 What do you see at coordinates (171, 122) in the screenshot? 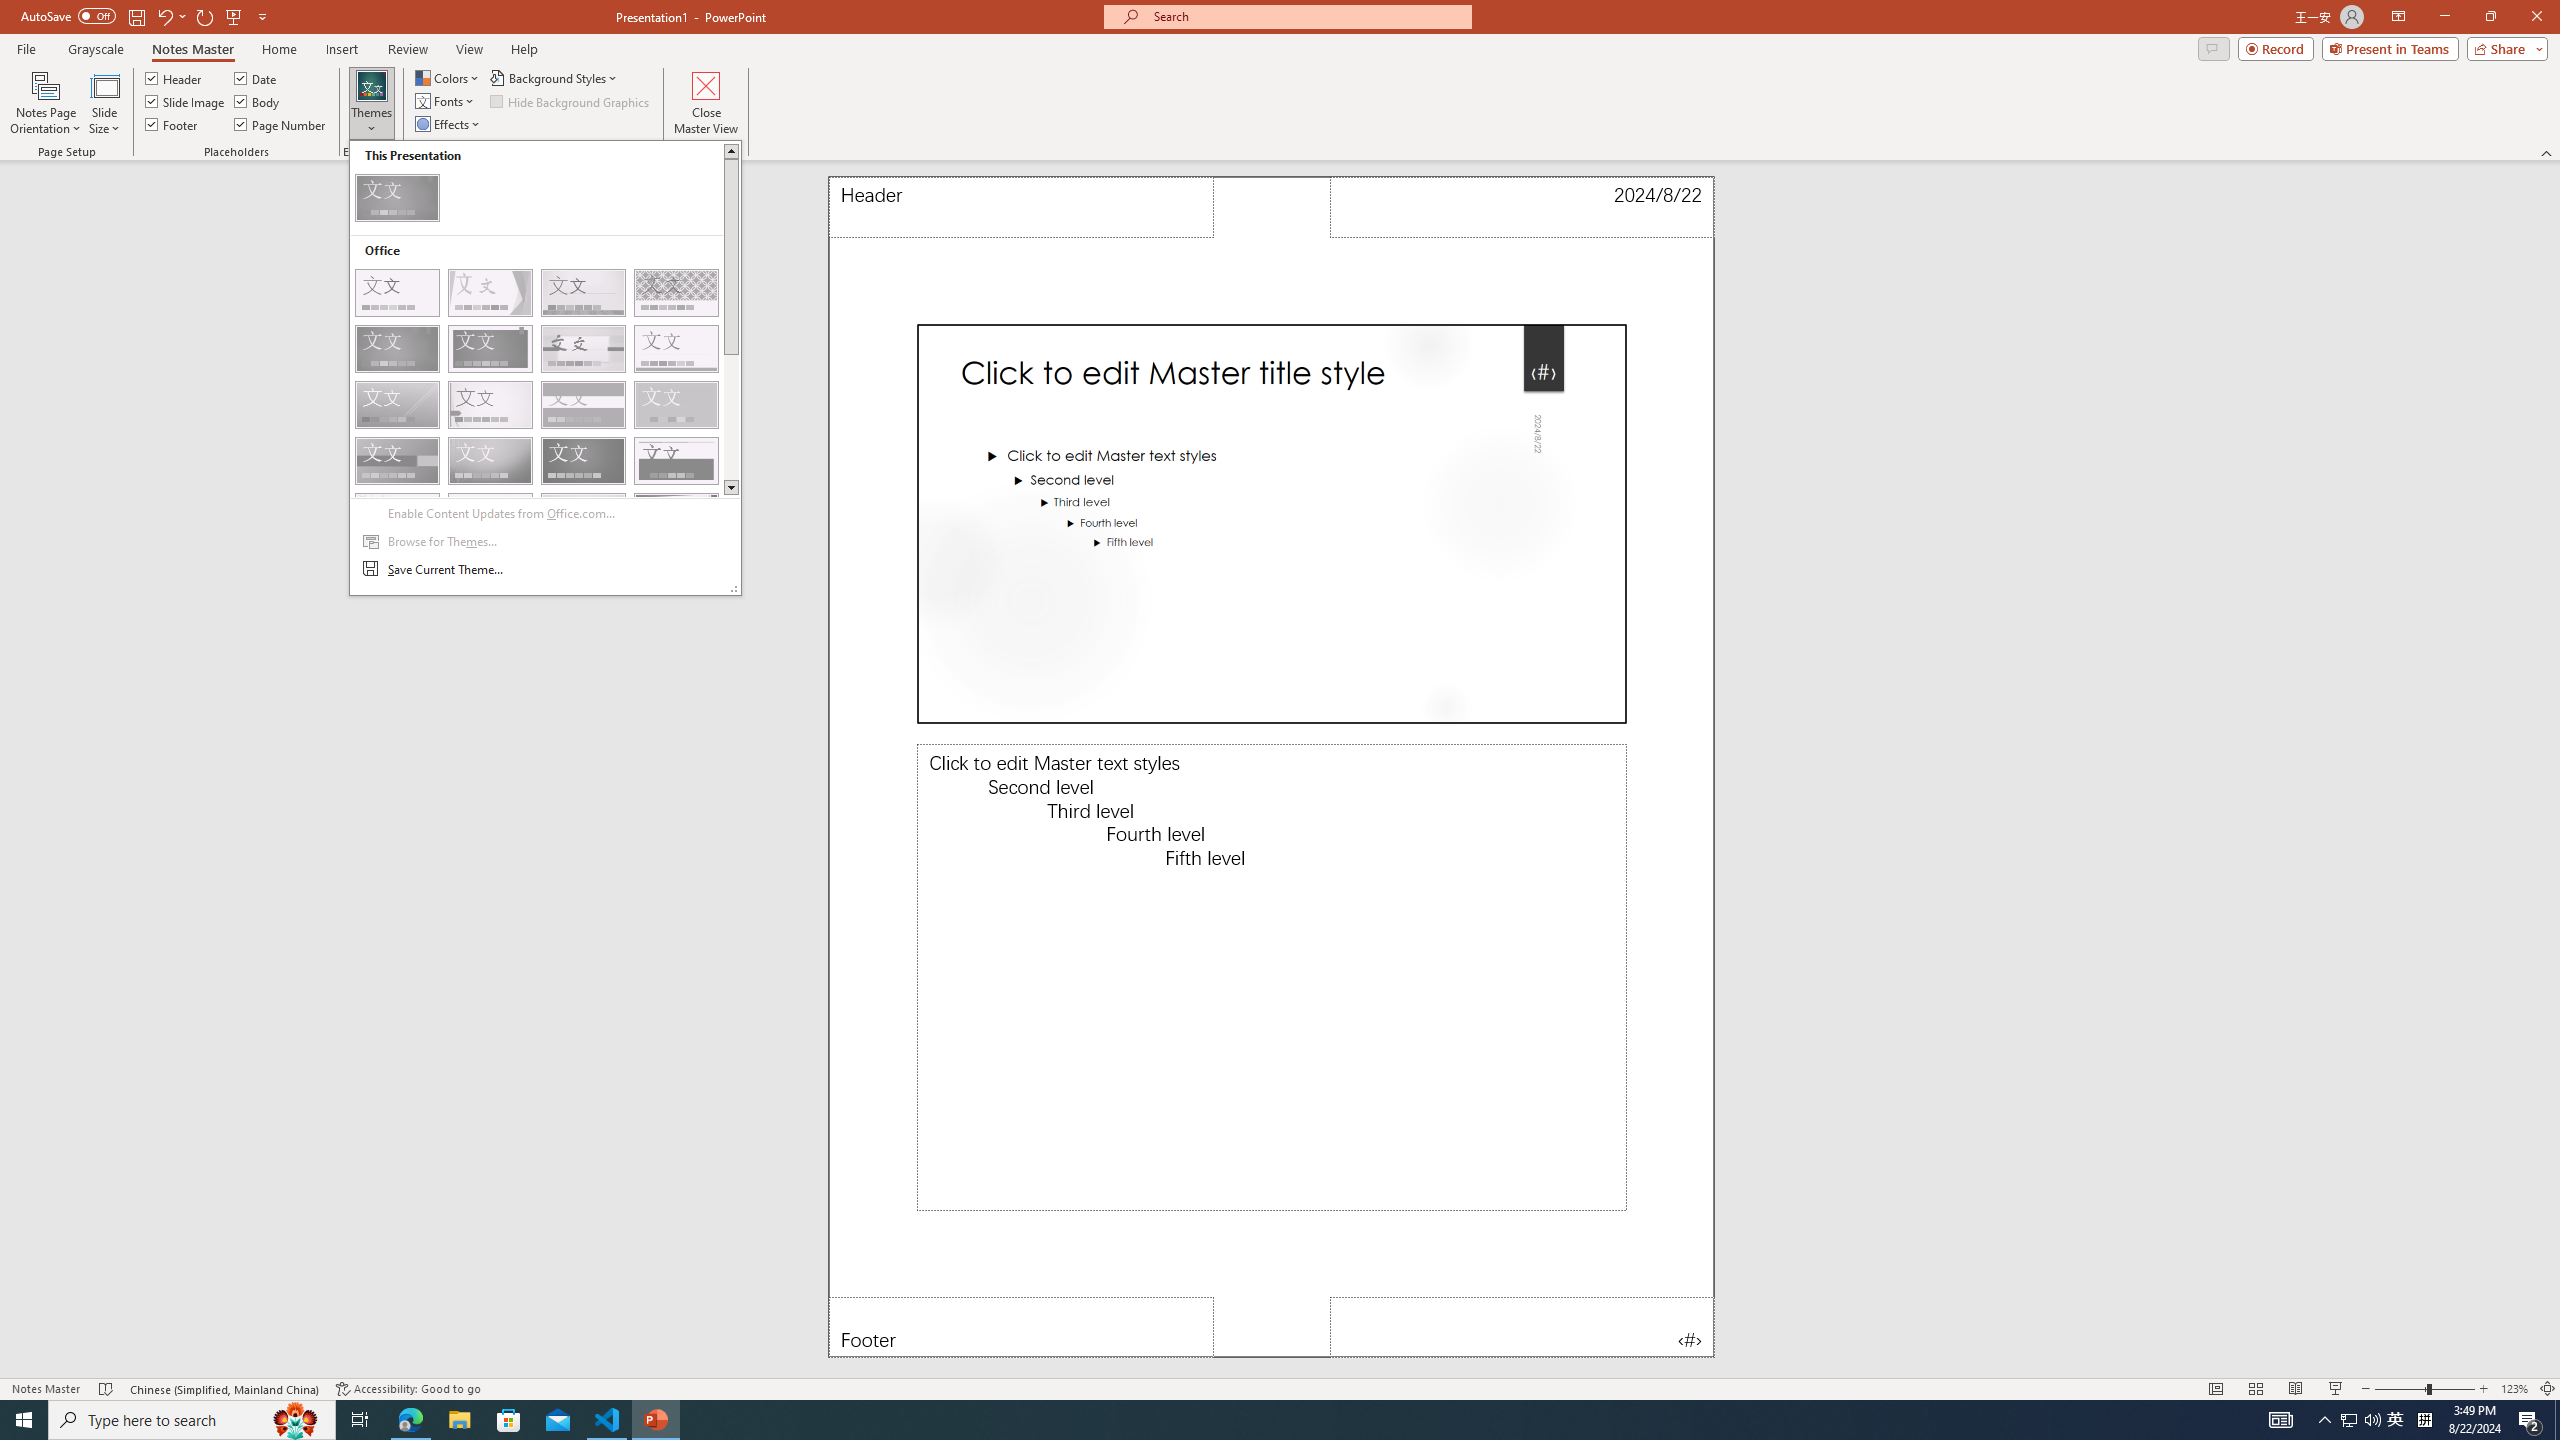
I see `'Footer'` at bounding box center [171, 122].